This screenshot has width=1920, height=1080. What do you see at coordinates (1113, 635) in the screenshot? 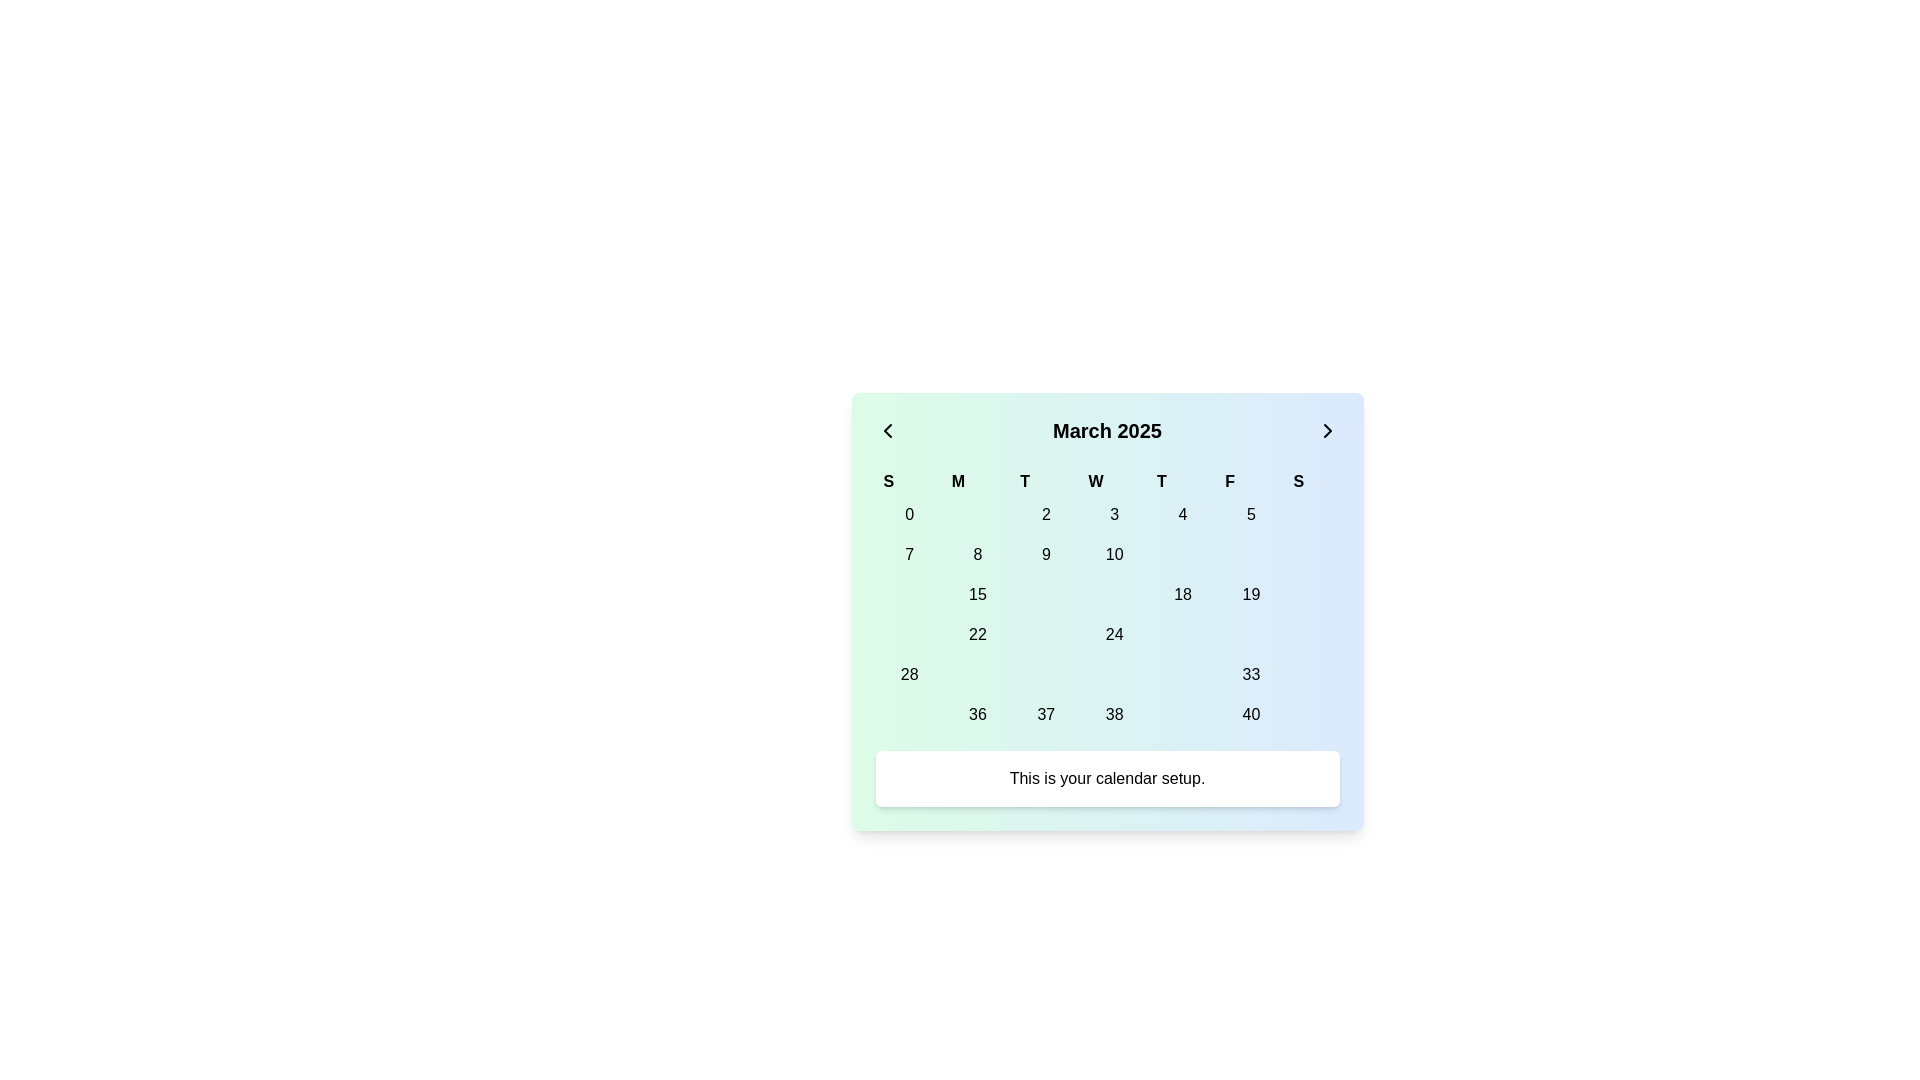
I see `the date '24' in the calendar interface` at bounding box center [1113, 635].